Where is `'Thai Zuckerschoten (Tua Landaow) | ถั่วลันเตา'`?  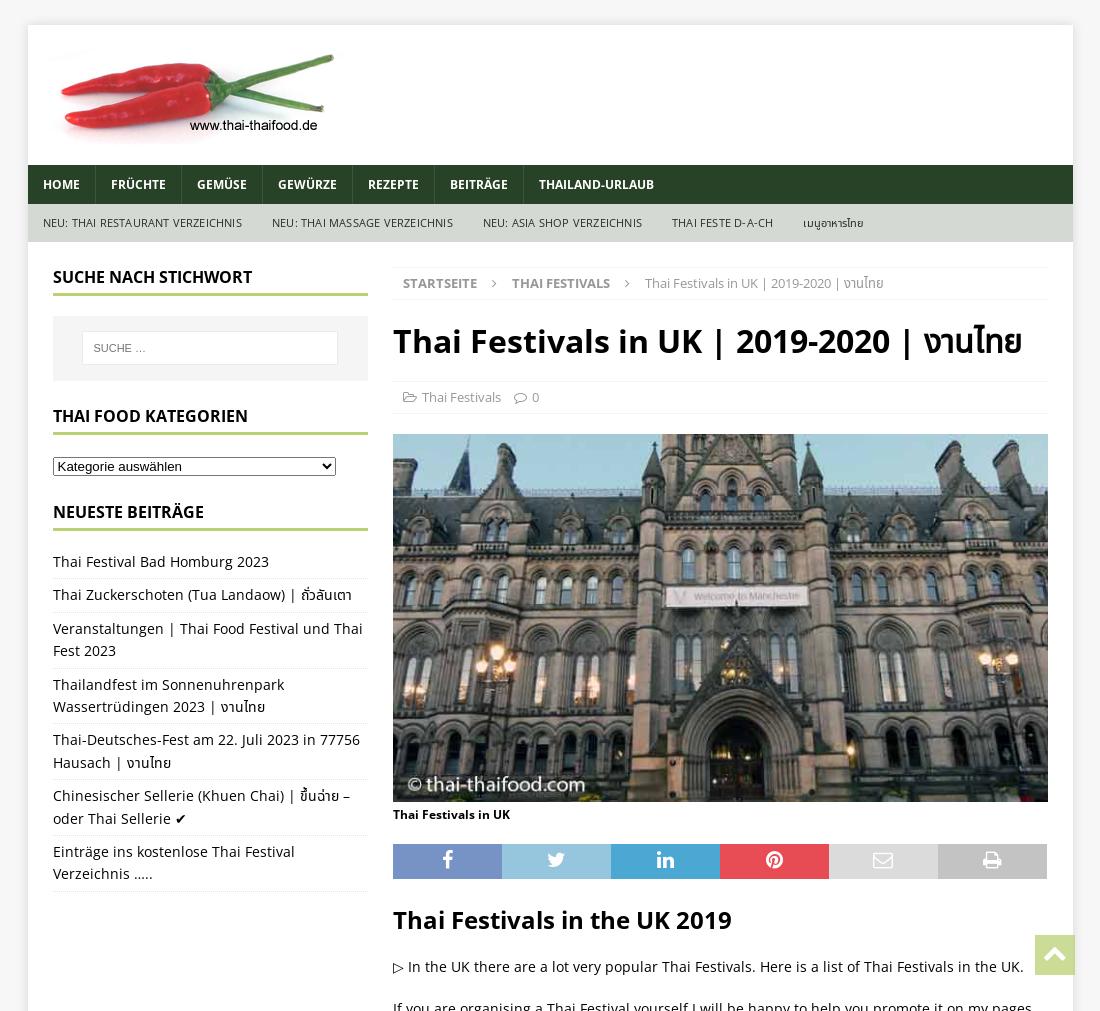
'Thai Zuckerschoten (Tua Landaow) | ถั่วลันเตา' is located at coordinates (51, 594).